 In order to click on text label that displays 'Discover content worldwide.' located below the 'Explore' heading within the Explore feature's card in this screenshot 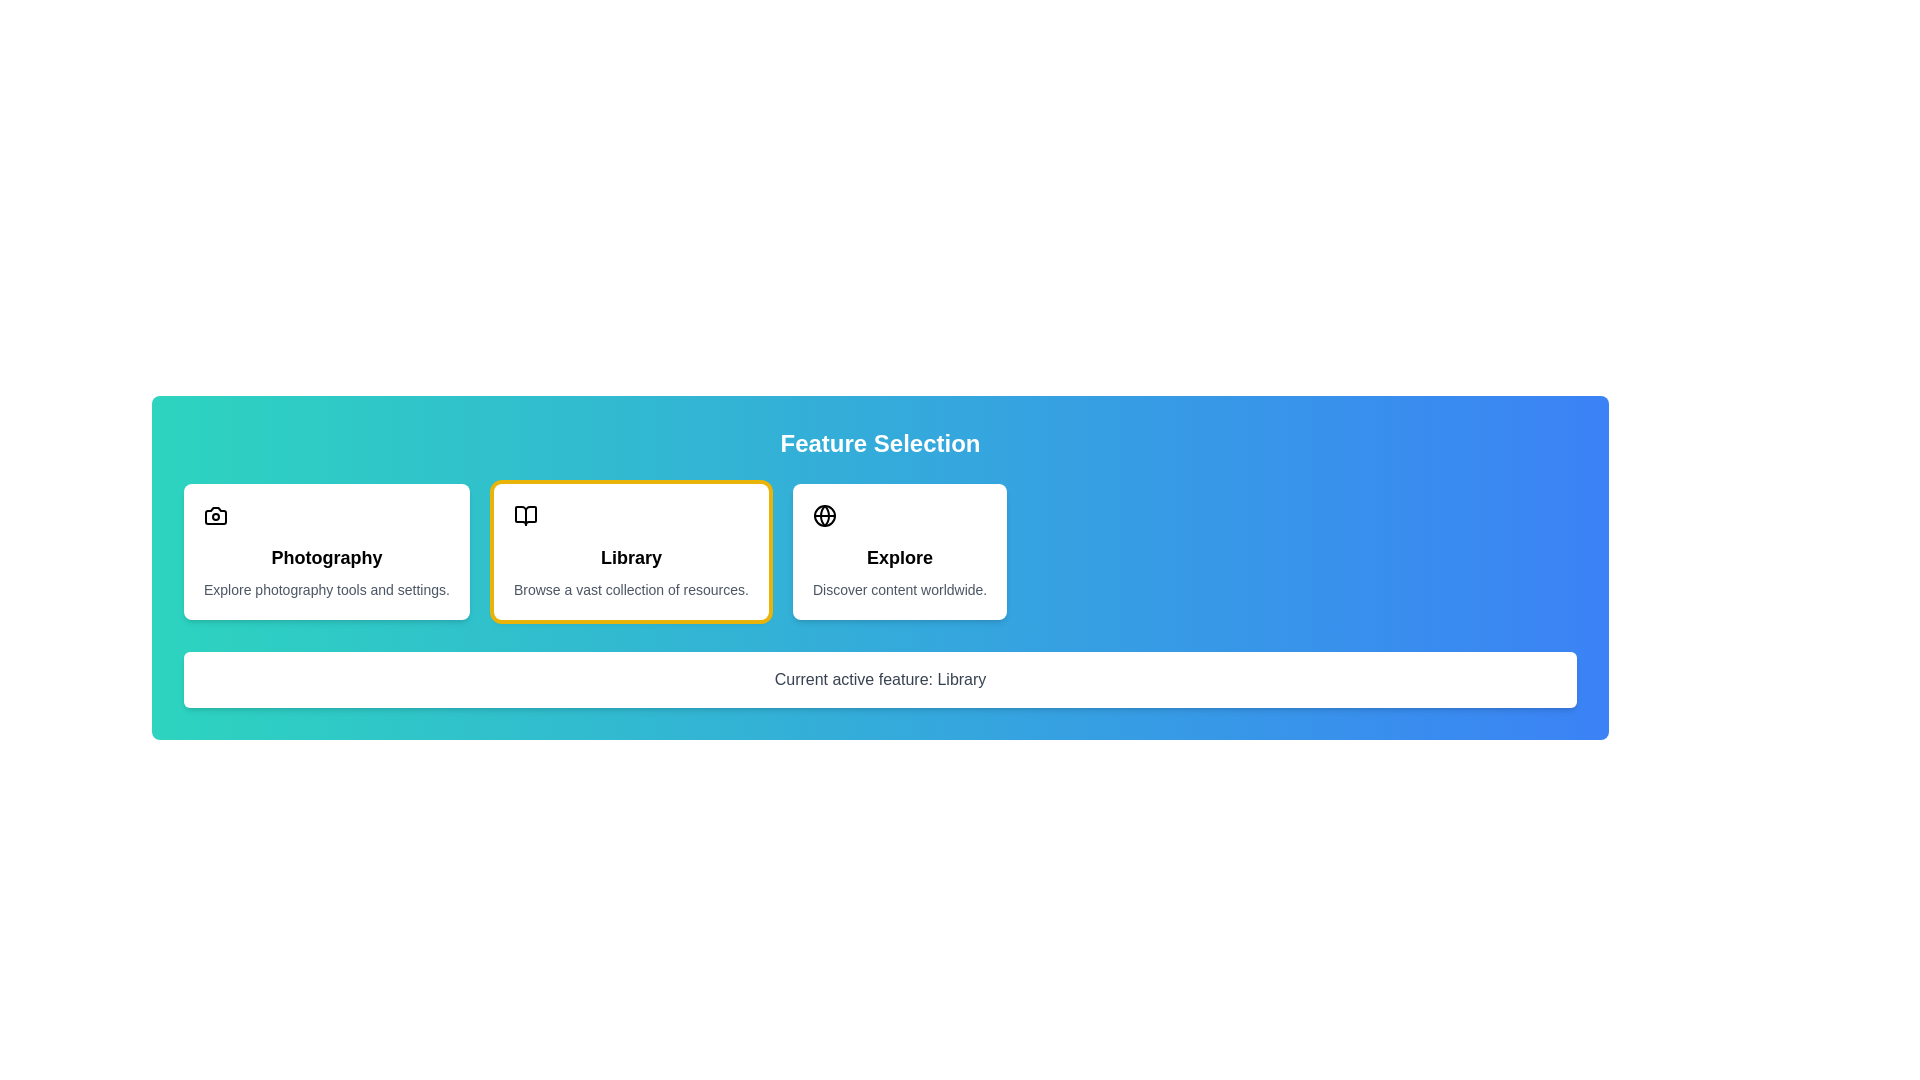, I will do `click(899, 589)`.